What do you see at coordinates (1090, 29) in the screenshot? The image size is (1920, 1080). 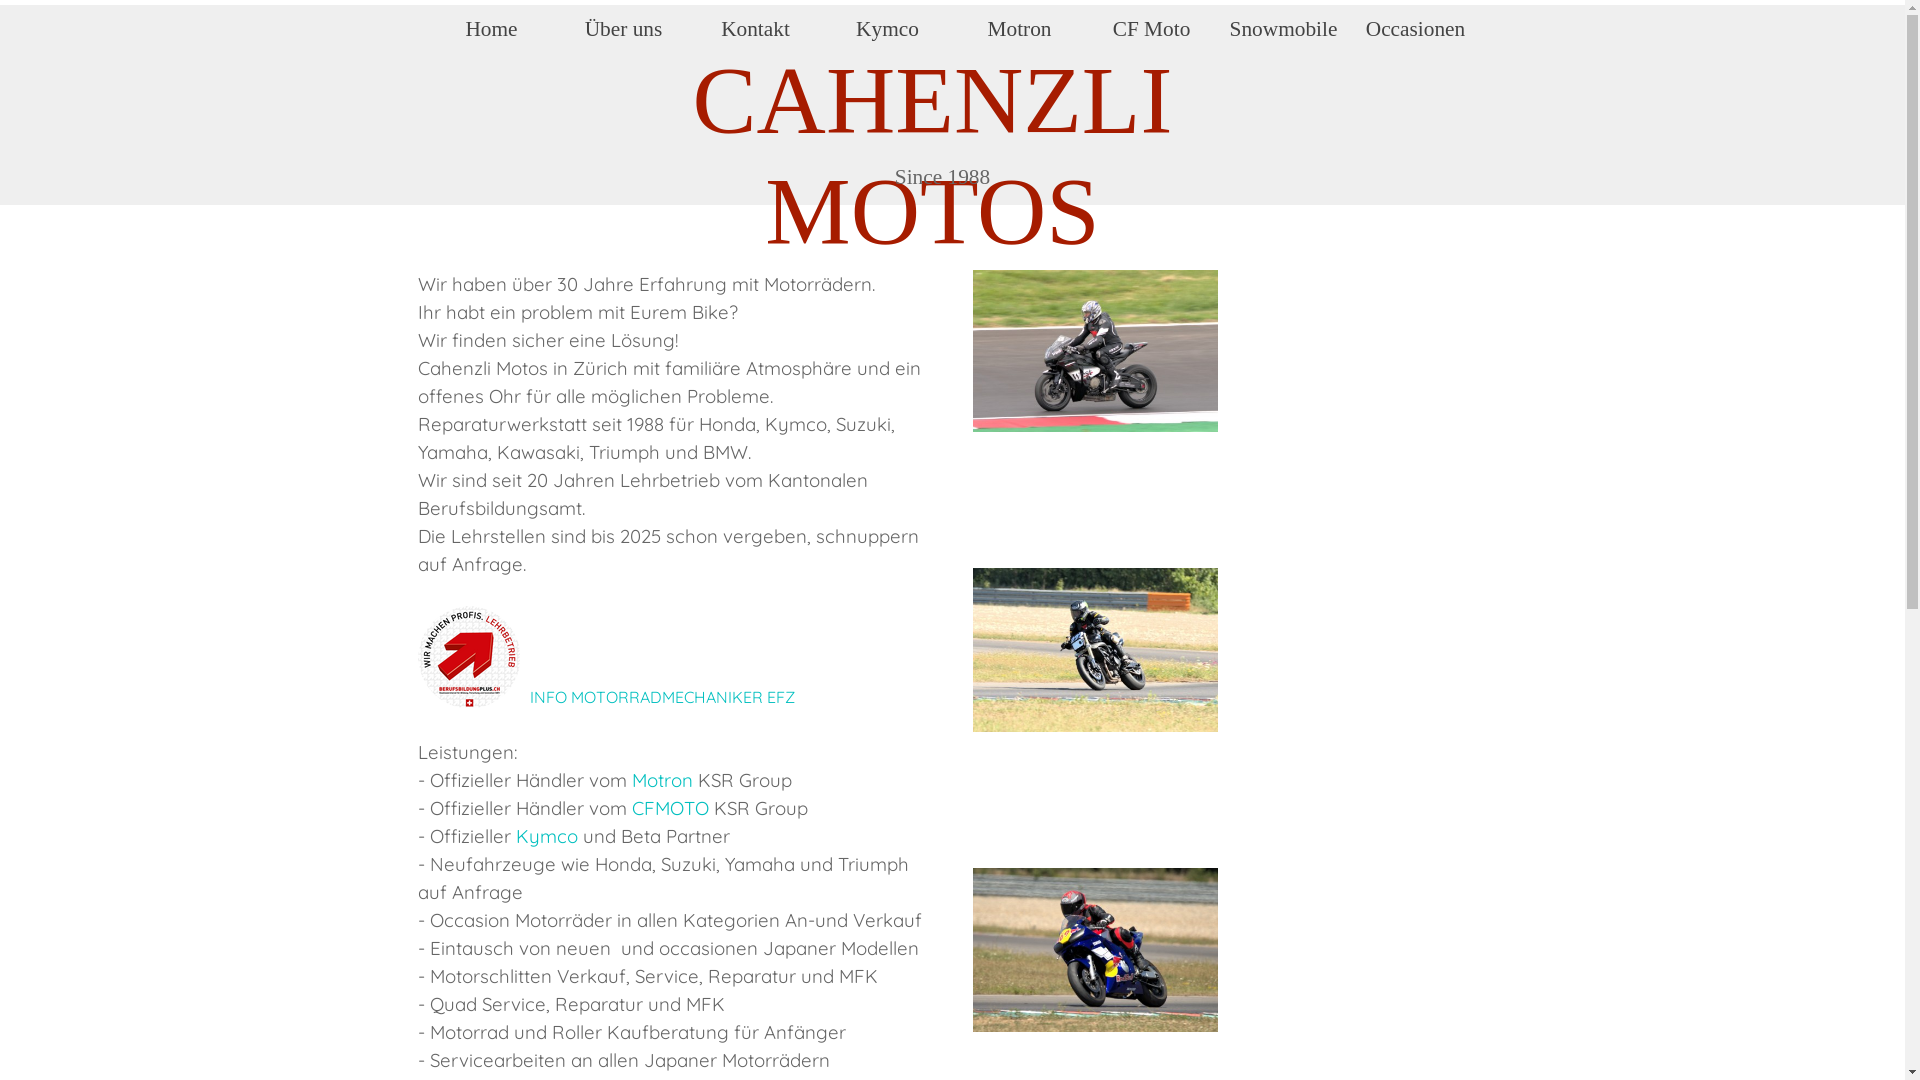 I see `'CF Moto'` at bounding box center [1090, 29].